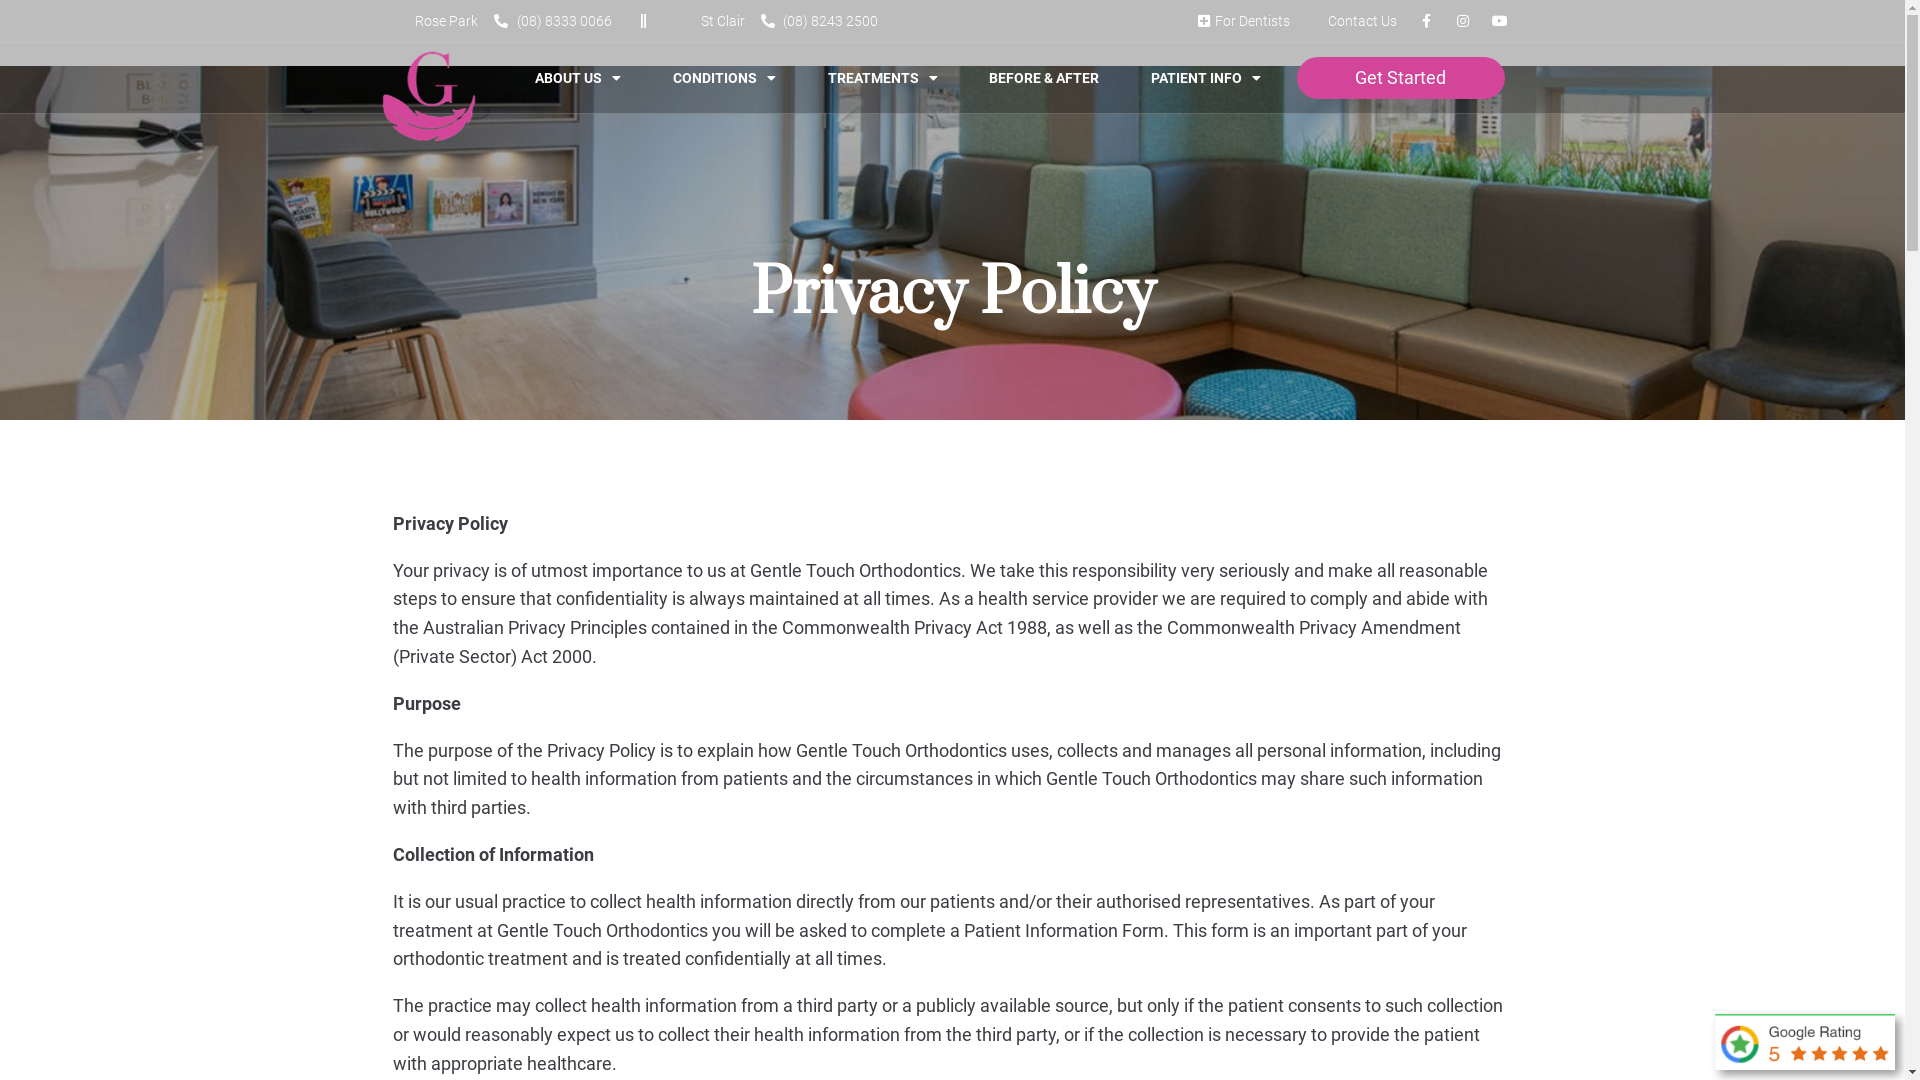 This screenshot has width=1920, height=1080. I want to click on 'BEFORE & AFTER', so click(973, 76).